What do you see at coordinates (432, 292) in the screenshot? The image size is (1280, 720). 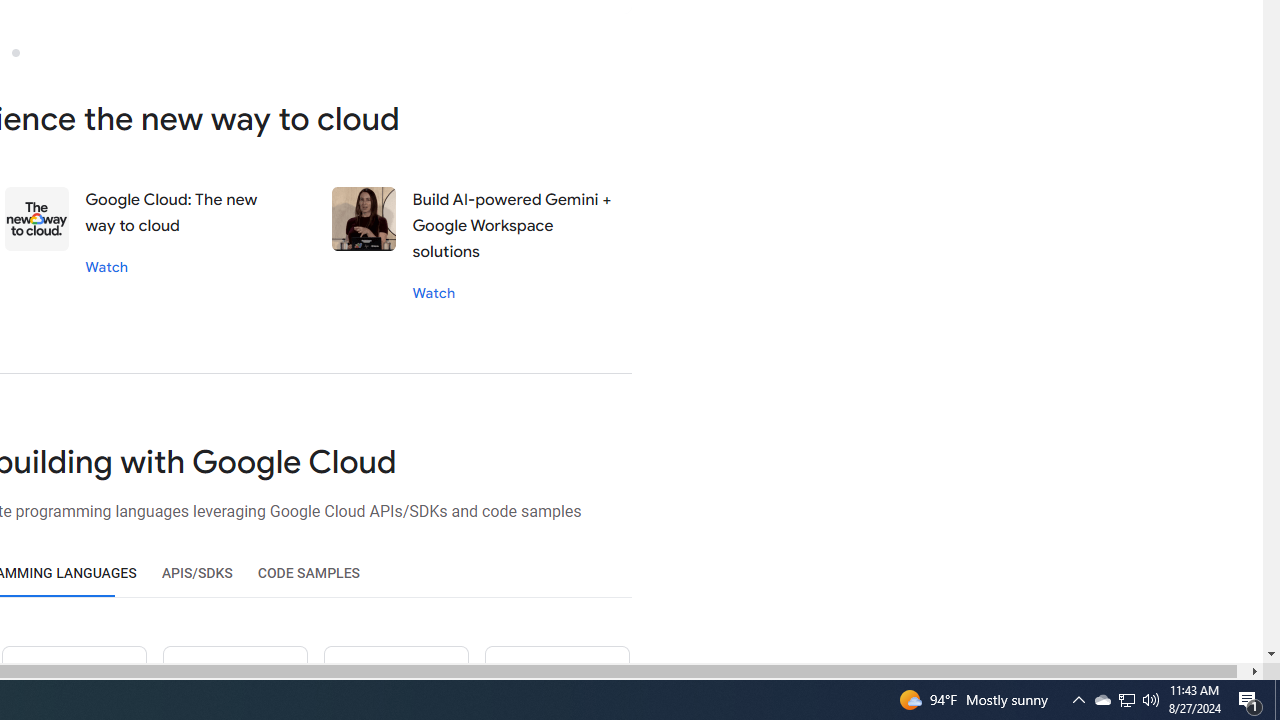 I see `'Watch'` at bounding box center [432, 292].